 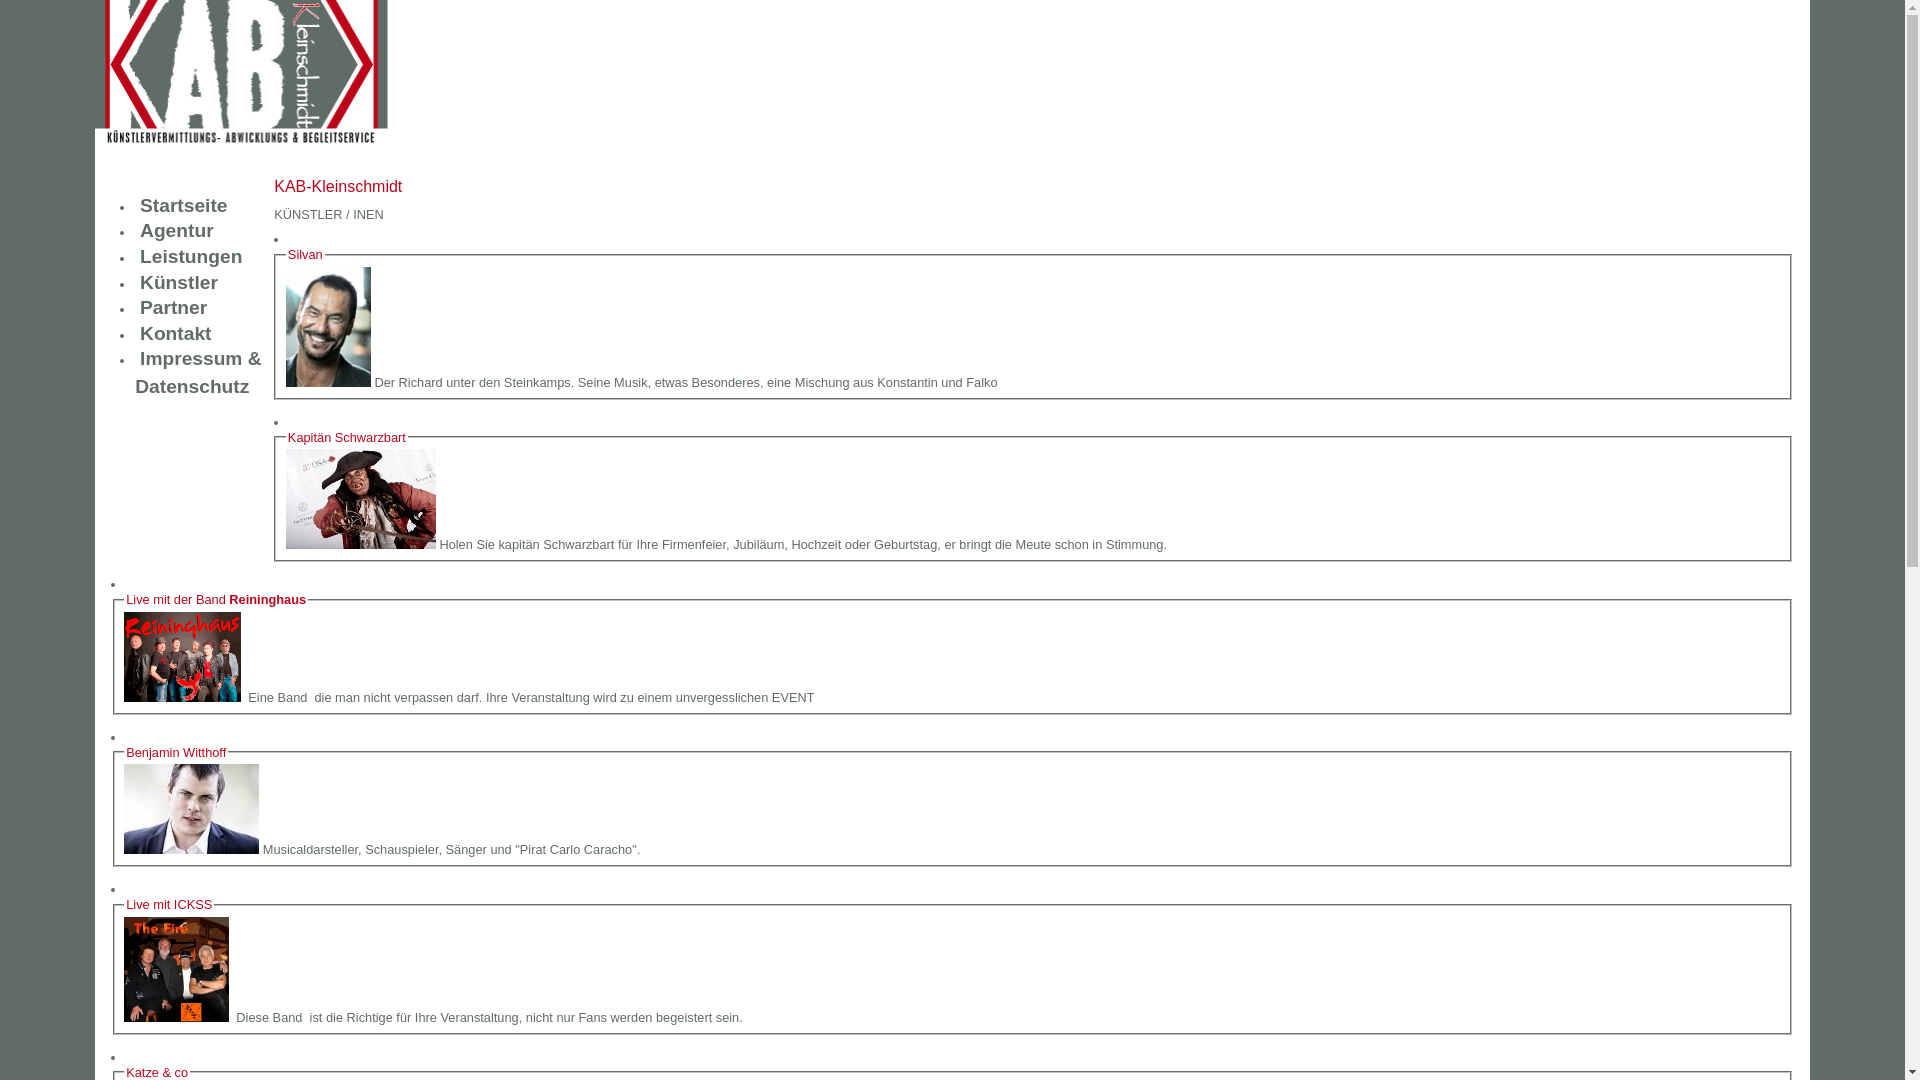 I want to click on 'Kontakt', so click(x=175, y=332).